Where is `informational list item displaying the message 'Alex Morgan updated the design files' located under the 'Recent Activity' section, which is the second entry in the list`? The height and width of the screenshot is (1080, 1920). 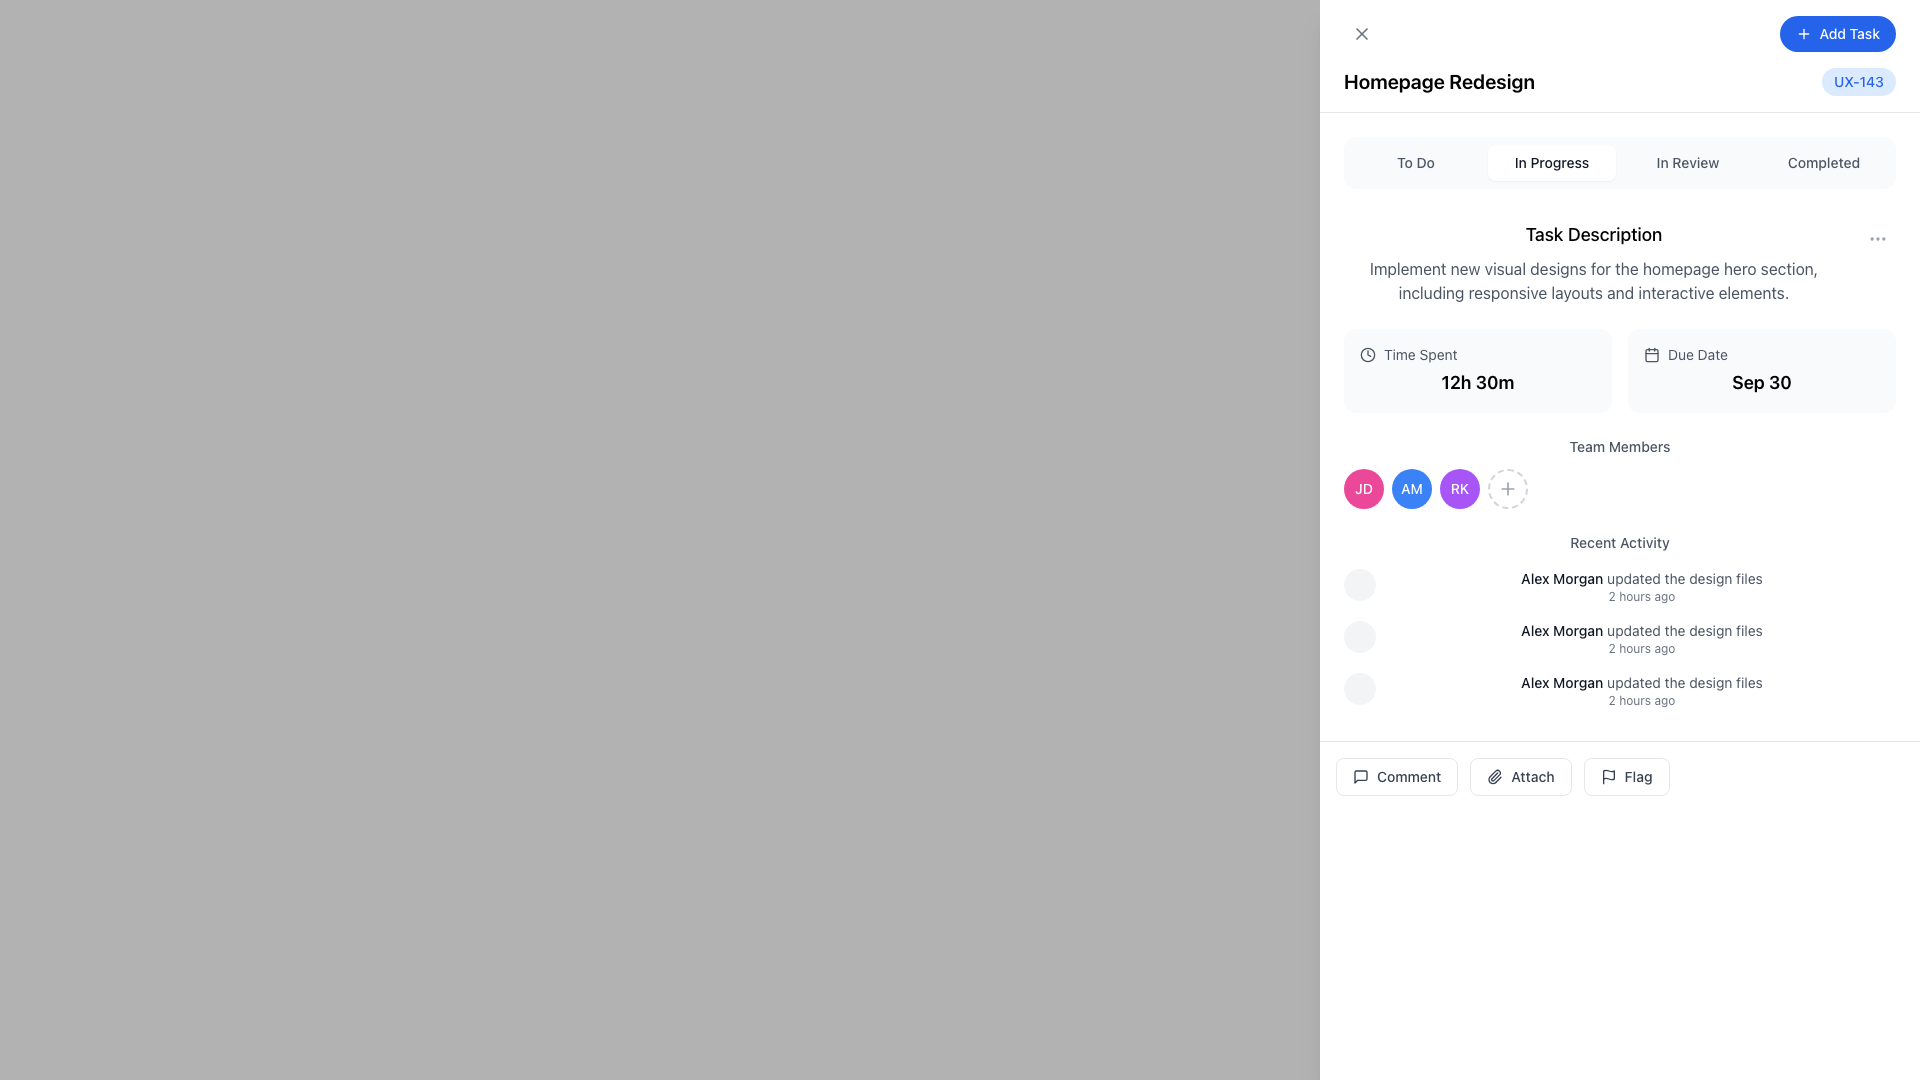
informational list item displaying the message 'Alex Morgan updated the design files' located under the 'Recent Activity' section, which is the second entry in the list is located at coordinates (1641, 639).